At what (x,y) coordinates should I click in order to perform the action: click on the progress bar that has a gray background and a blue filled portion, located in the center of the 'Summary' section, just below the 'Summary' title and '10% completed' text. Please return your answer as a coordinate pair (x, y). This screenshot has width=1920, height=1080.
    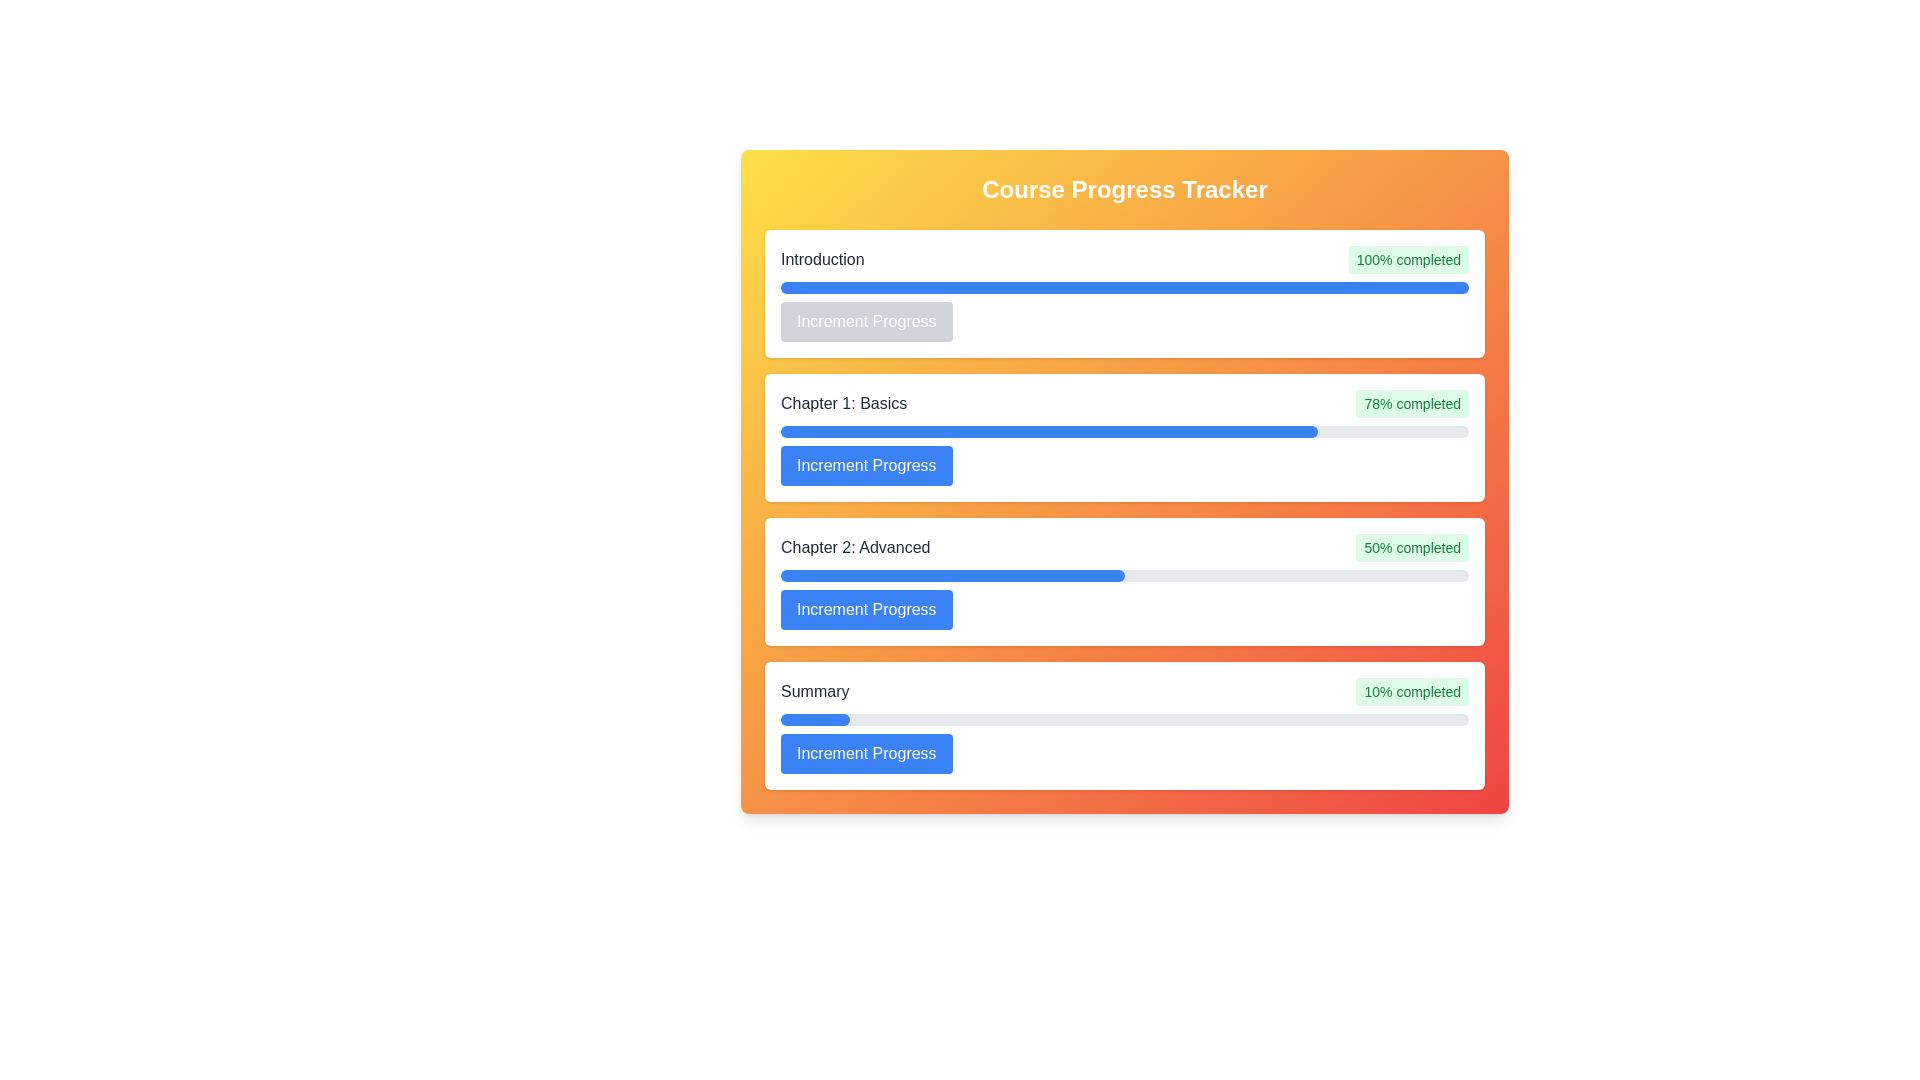
    Looking at the image, I should click on (1124, 720).